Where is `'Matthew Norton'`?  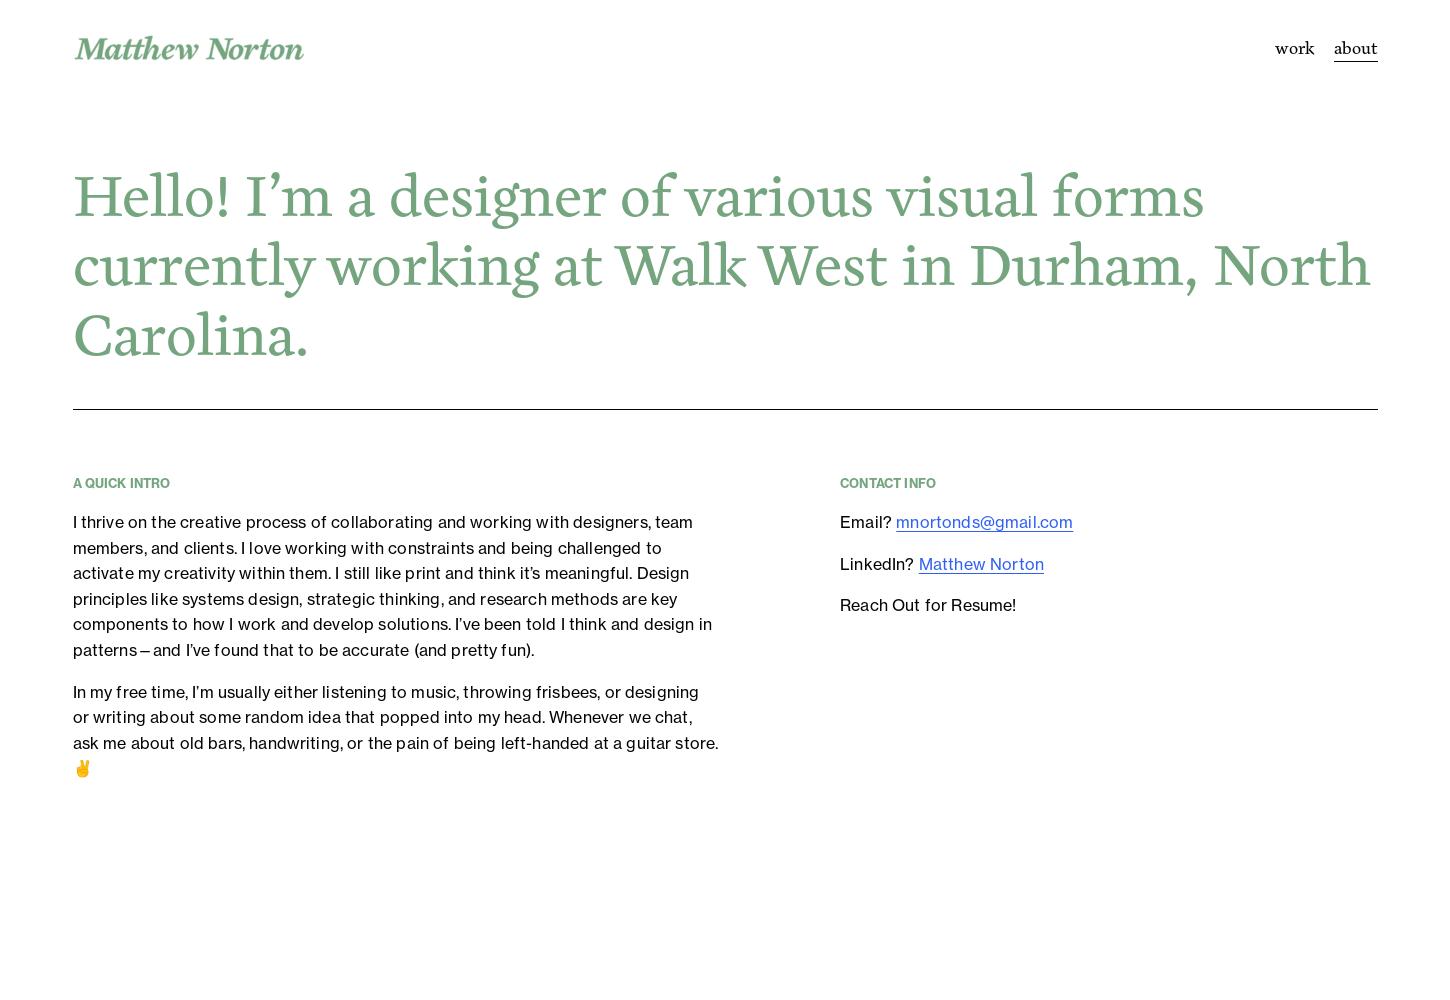
'Matthew Norton' is located at coordinates (981, 562).